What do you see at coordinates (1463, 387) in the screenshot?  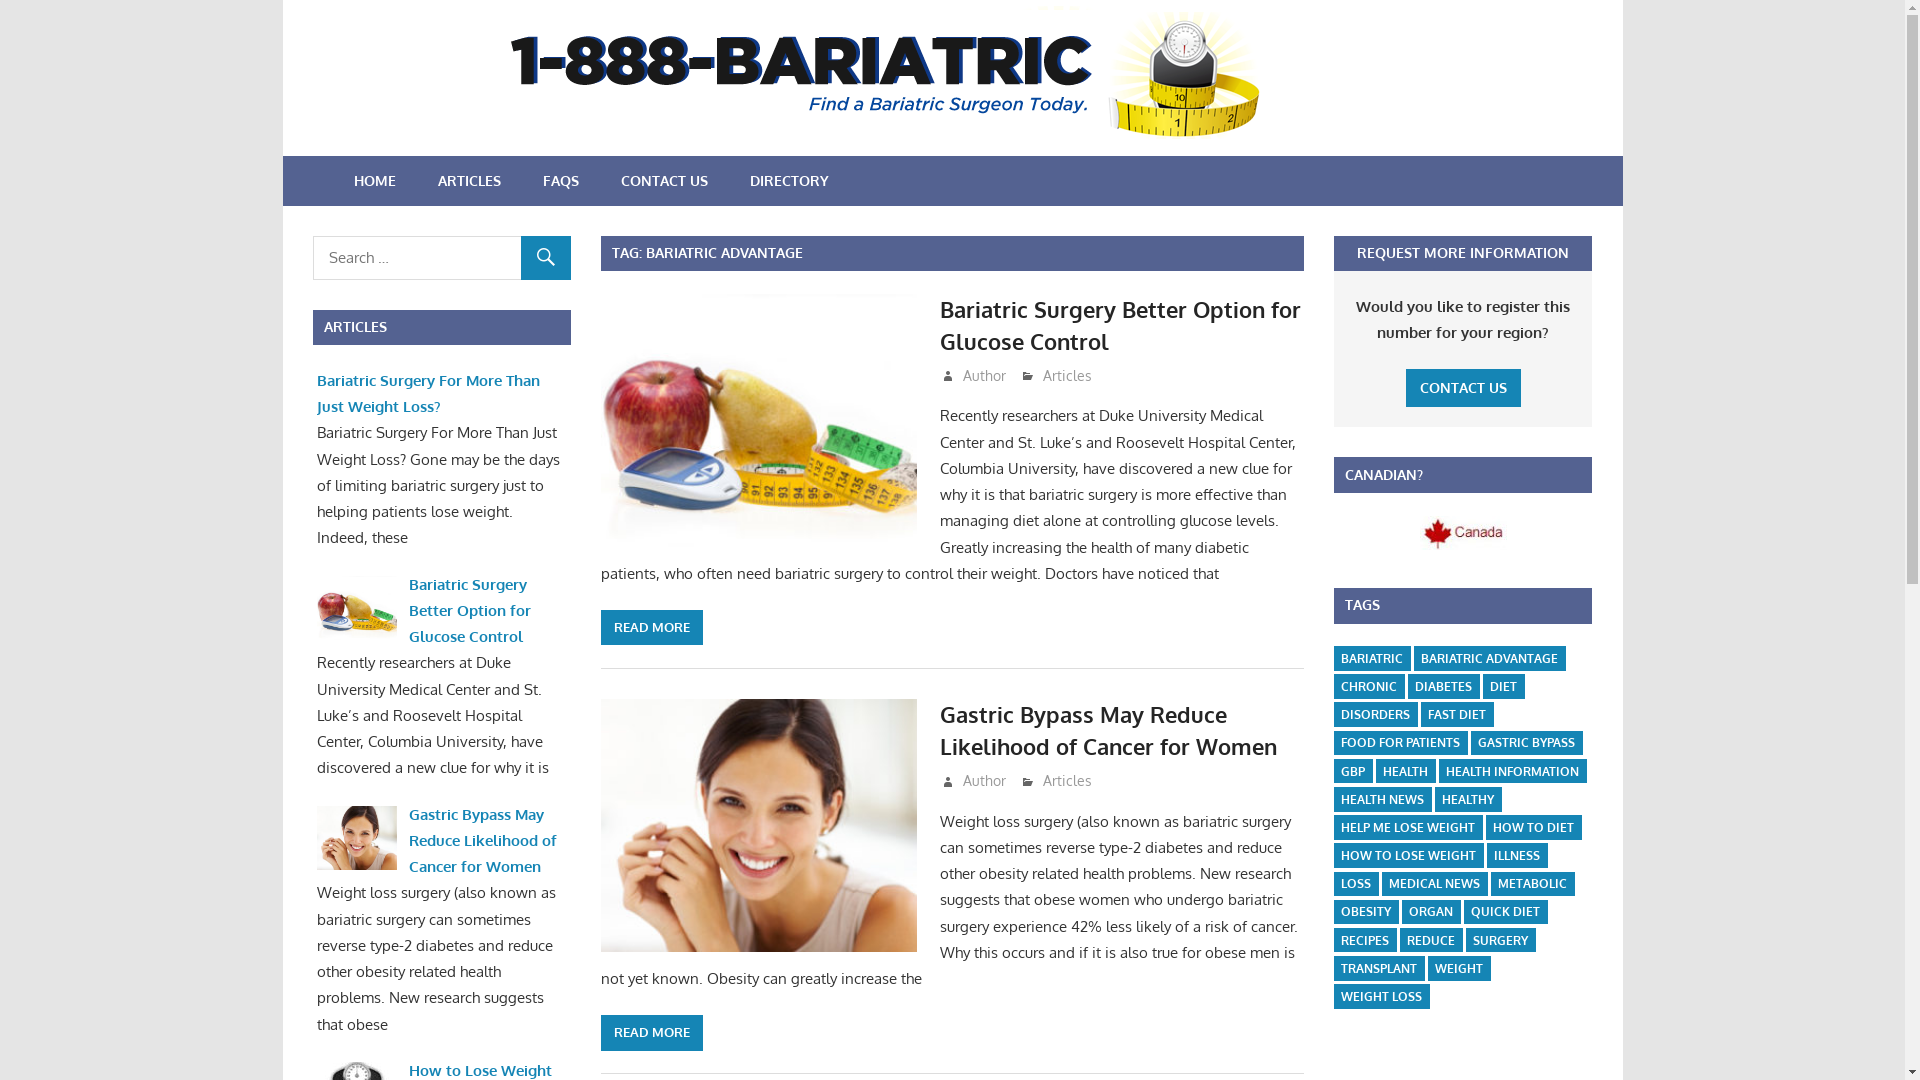 I see `'CONTACT US'` at bounding box center [1463, 387].